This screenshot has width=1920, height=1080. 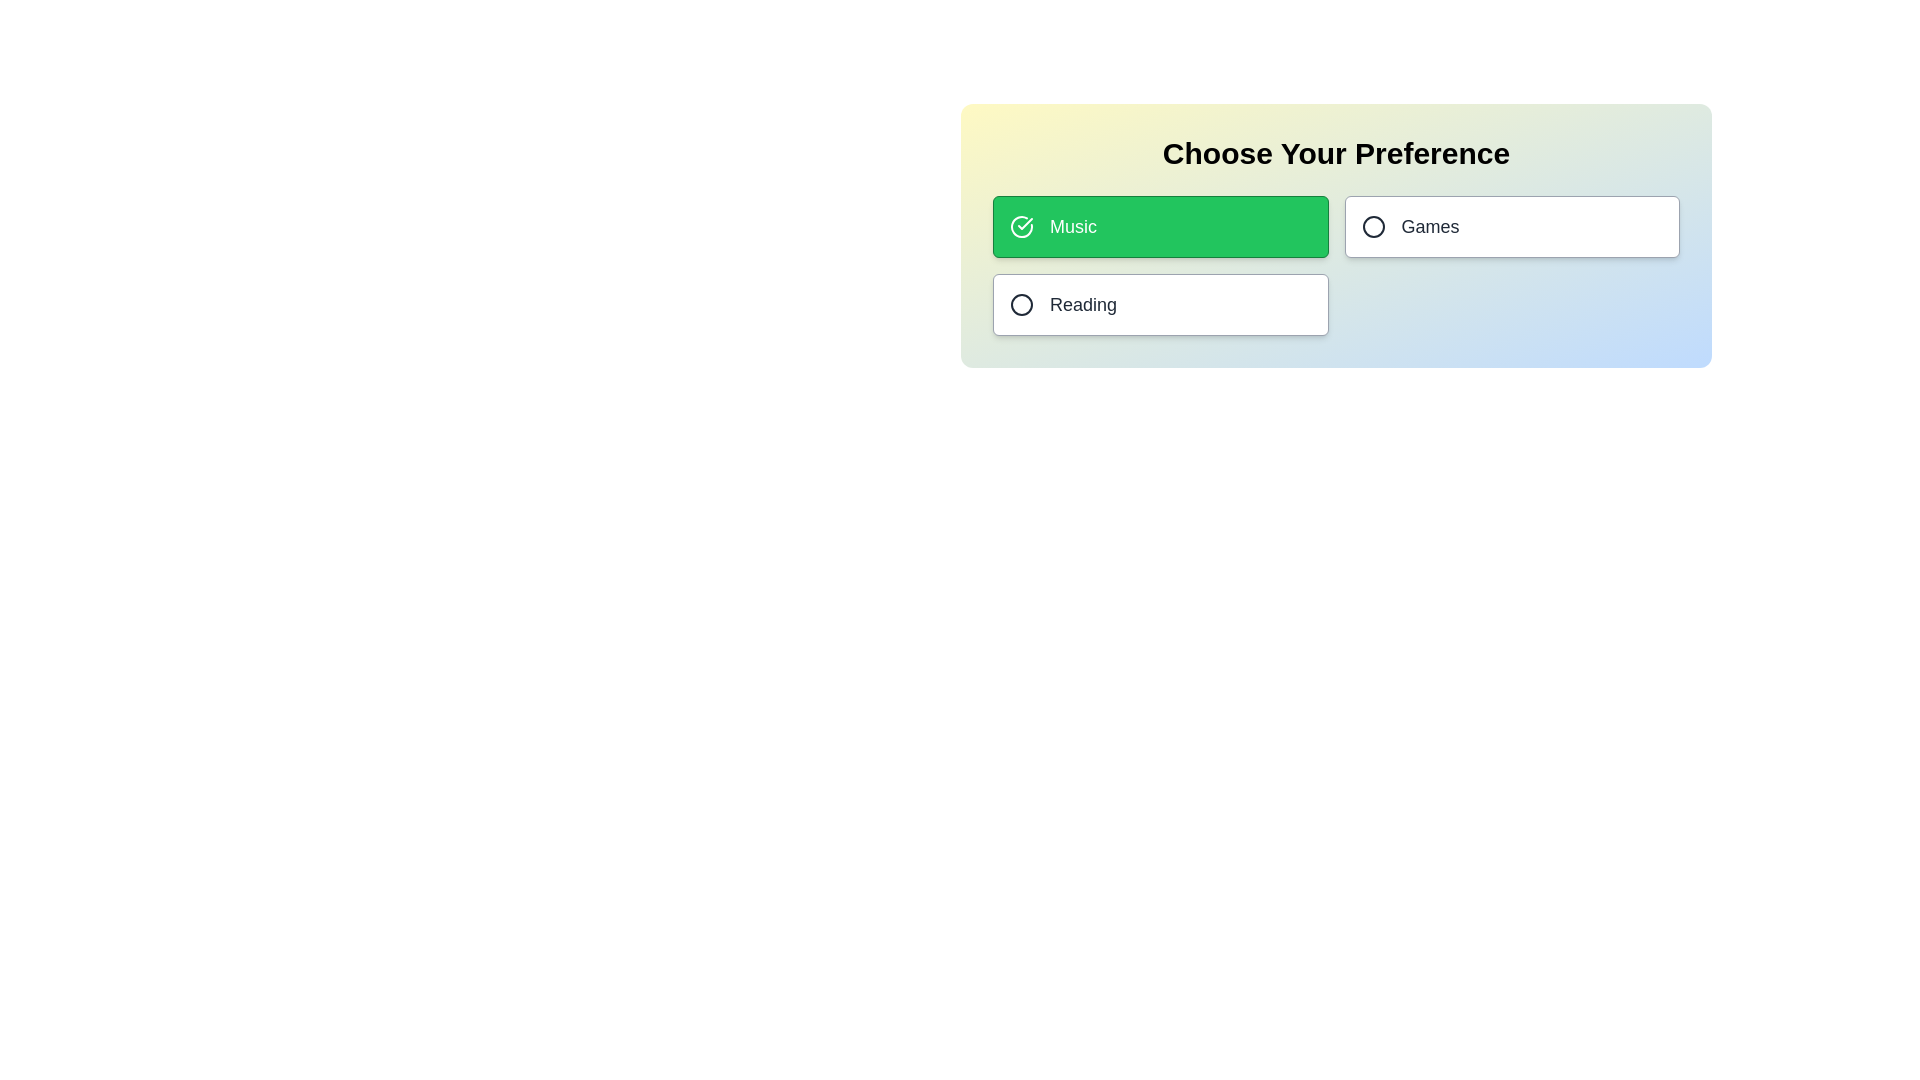 I want to click on the header text element that indicates the purpose of the selection options for 'Music', 'Games', and 'Reading', so click(x=1336, y=153).